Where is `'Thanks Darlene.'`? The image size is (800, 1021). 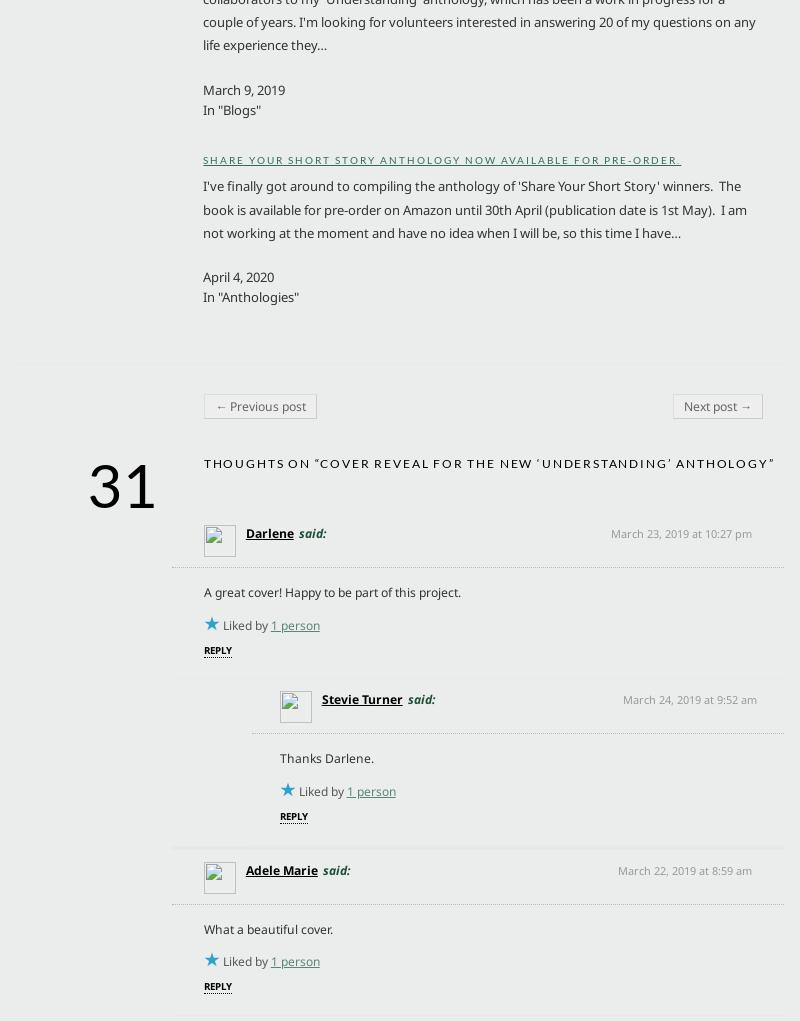
'Thanks Darlene.' is located at coordinates (325, 758).